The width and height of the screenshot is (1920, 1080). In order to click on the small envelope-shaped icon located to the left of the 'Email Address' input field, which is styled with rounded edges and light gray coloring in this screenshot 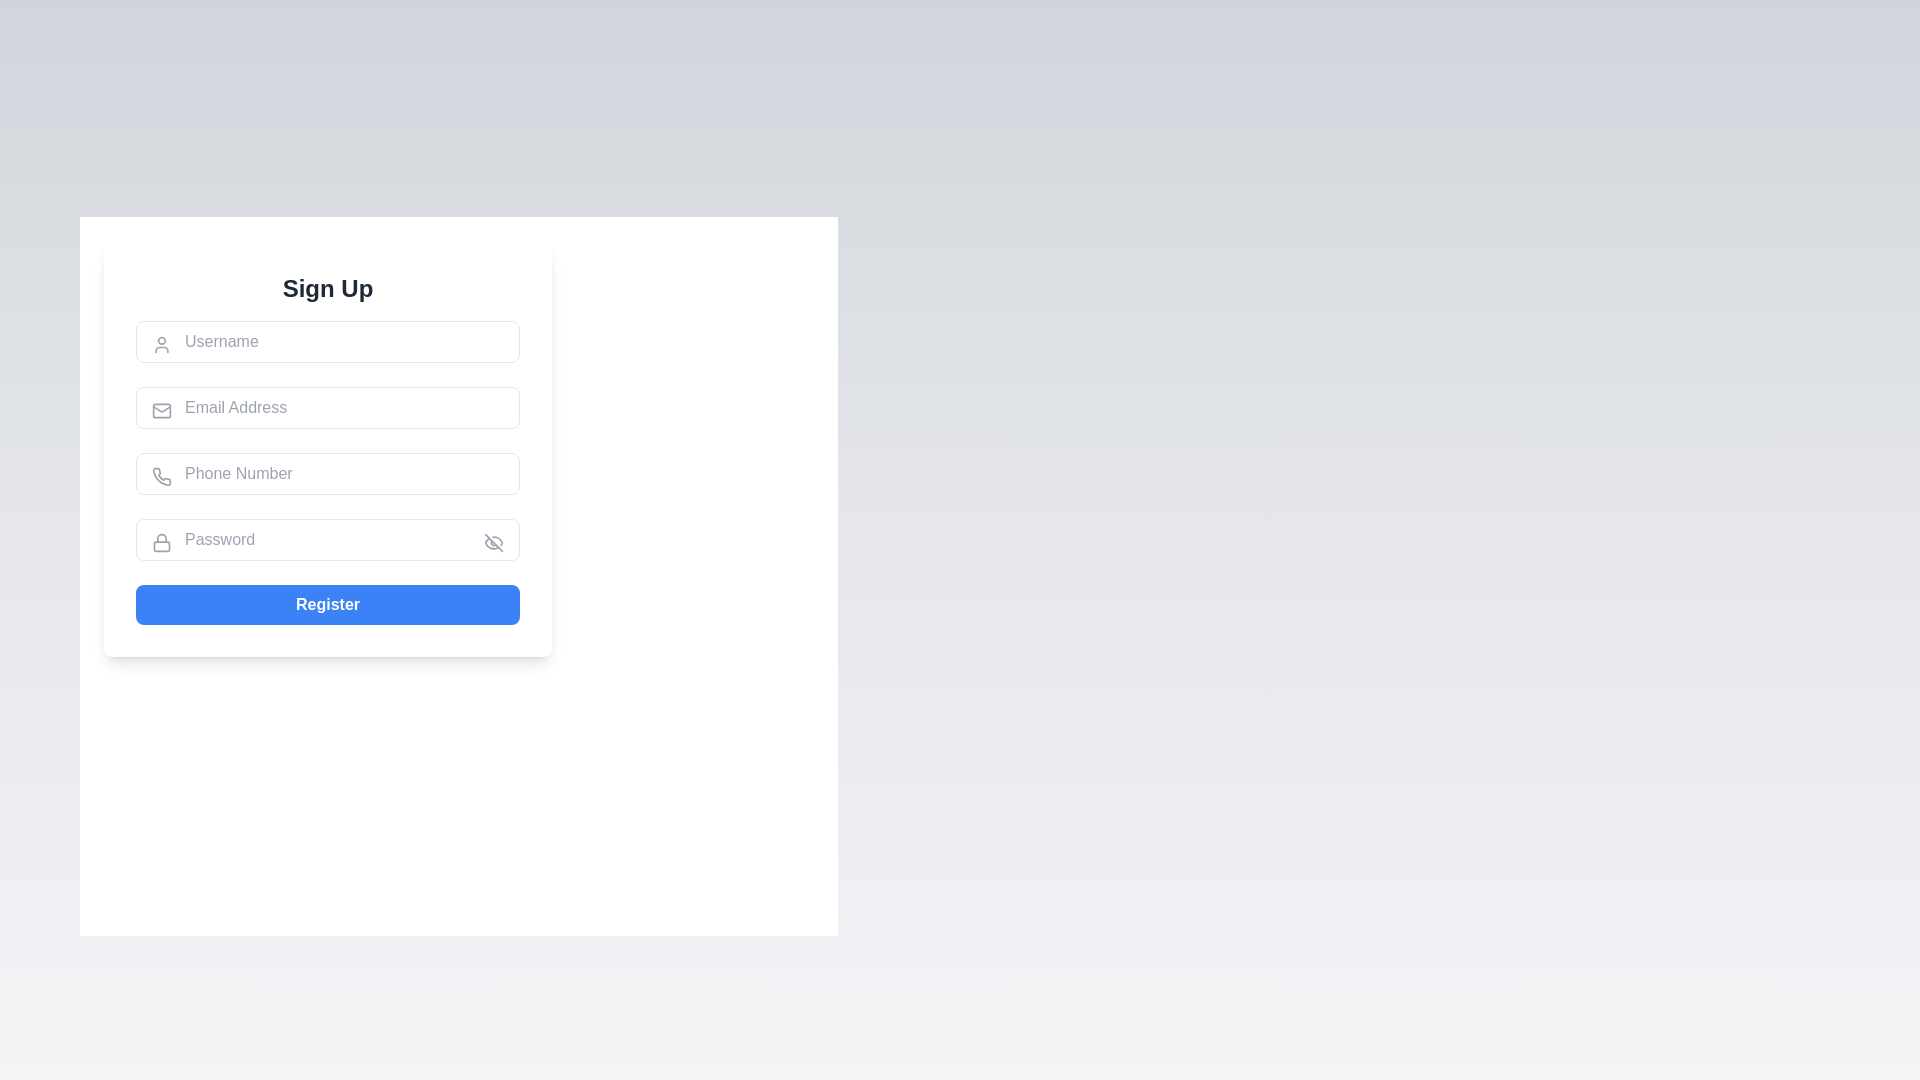, I will do `click(162, 410)`.